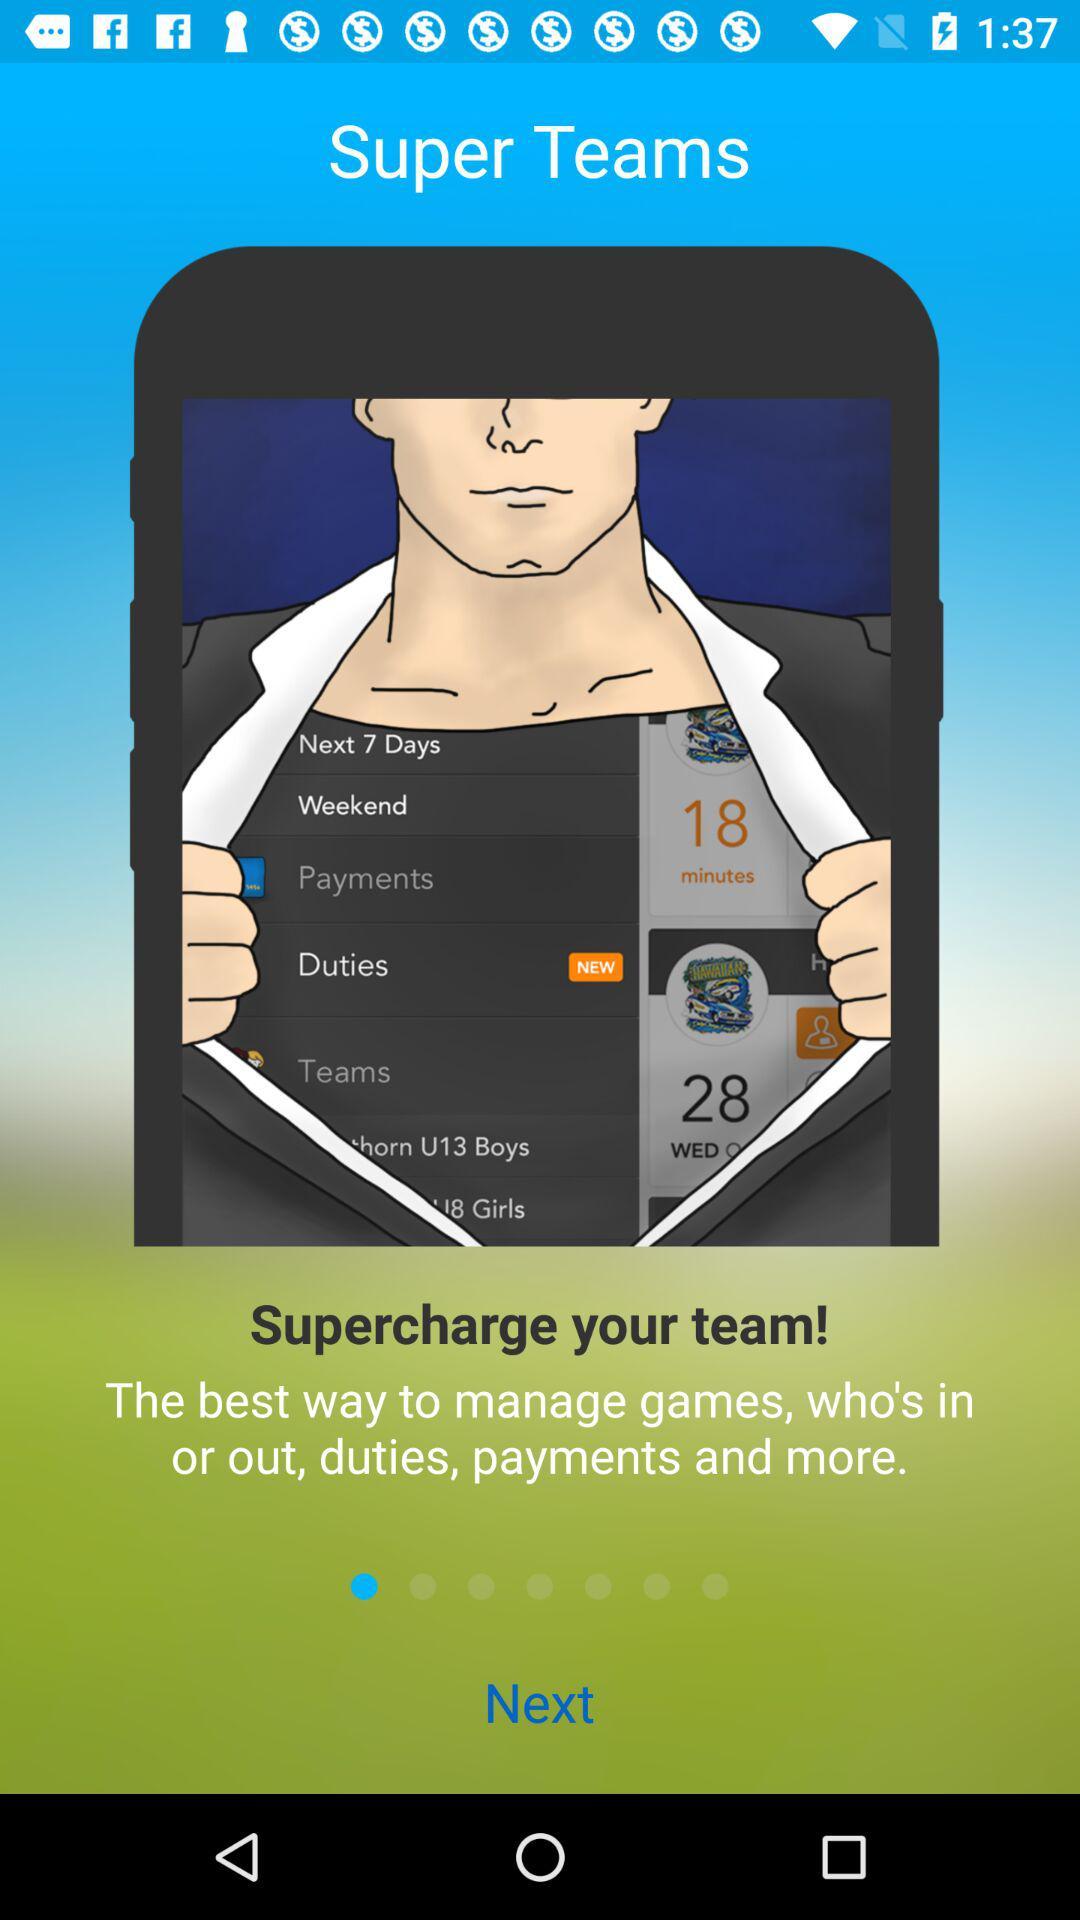 The image size is (1080, 1920). Describe the element at coordinates (422, 1585) in the screenshot. I see `next screen` at that location.